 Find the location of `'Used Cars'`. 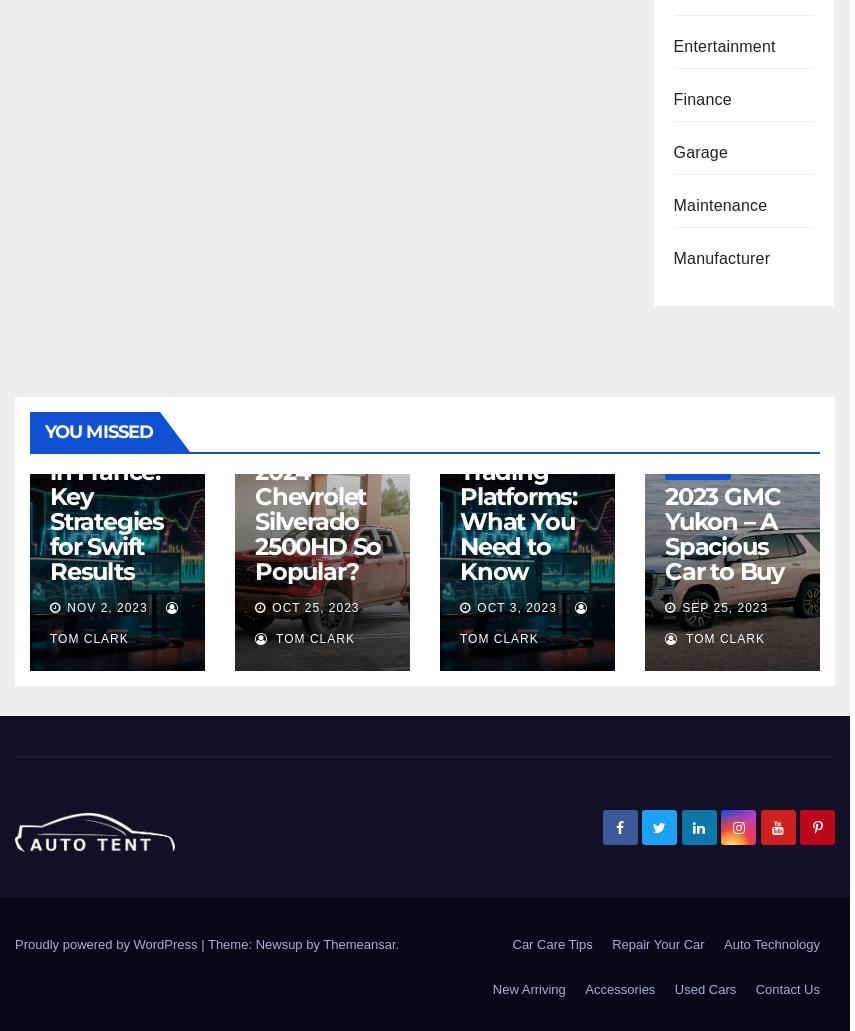

'Used Cars' is located at coordinates (704, 988).